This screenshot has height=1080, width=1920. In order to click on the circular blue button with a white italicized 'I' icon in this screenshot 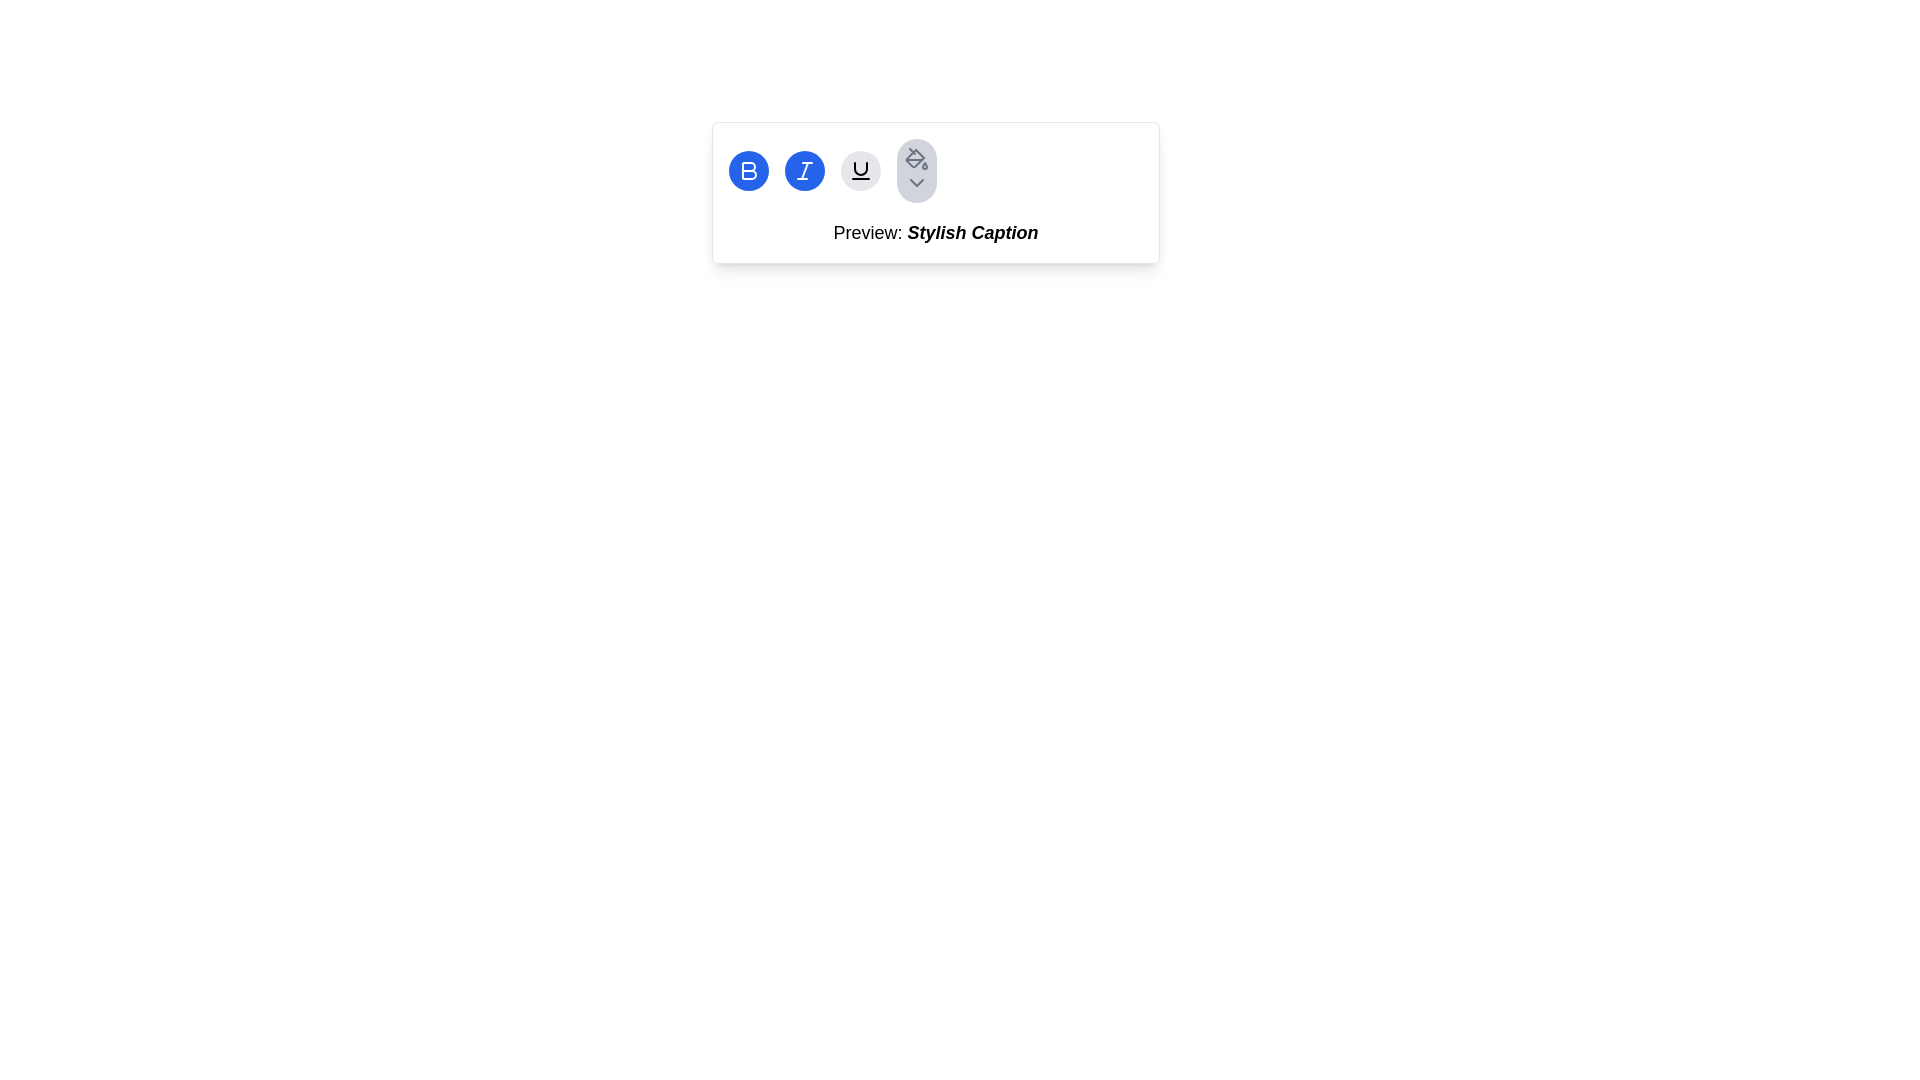, I will do `click(805, 169)`.